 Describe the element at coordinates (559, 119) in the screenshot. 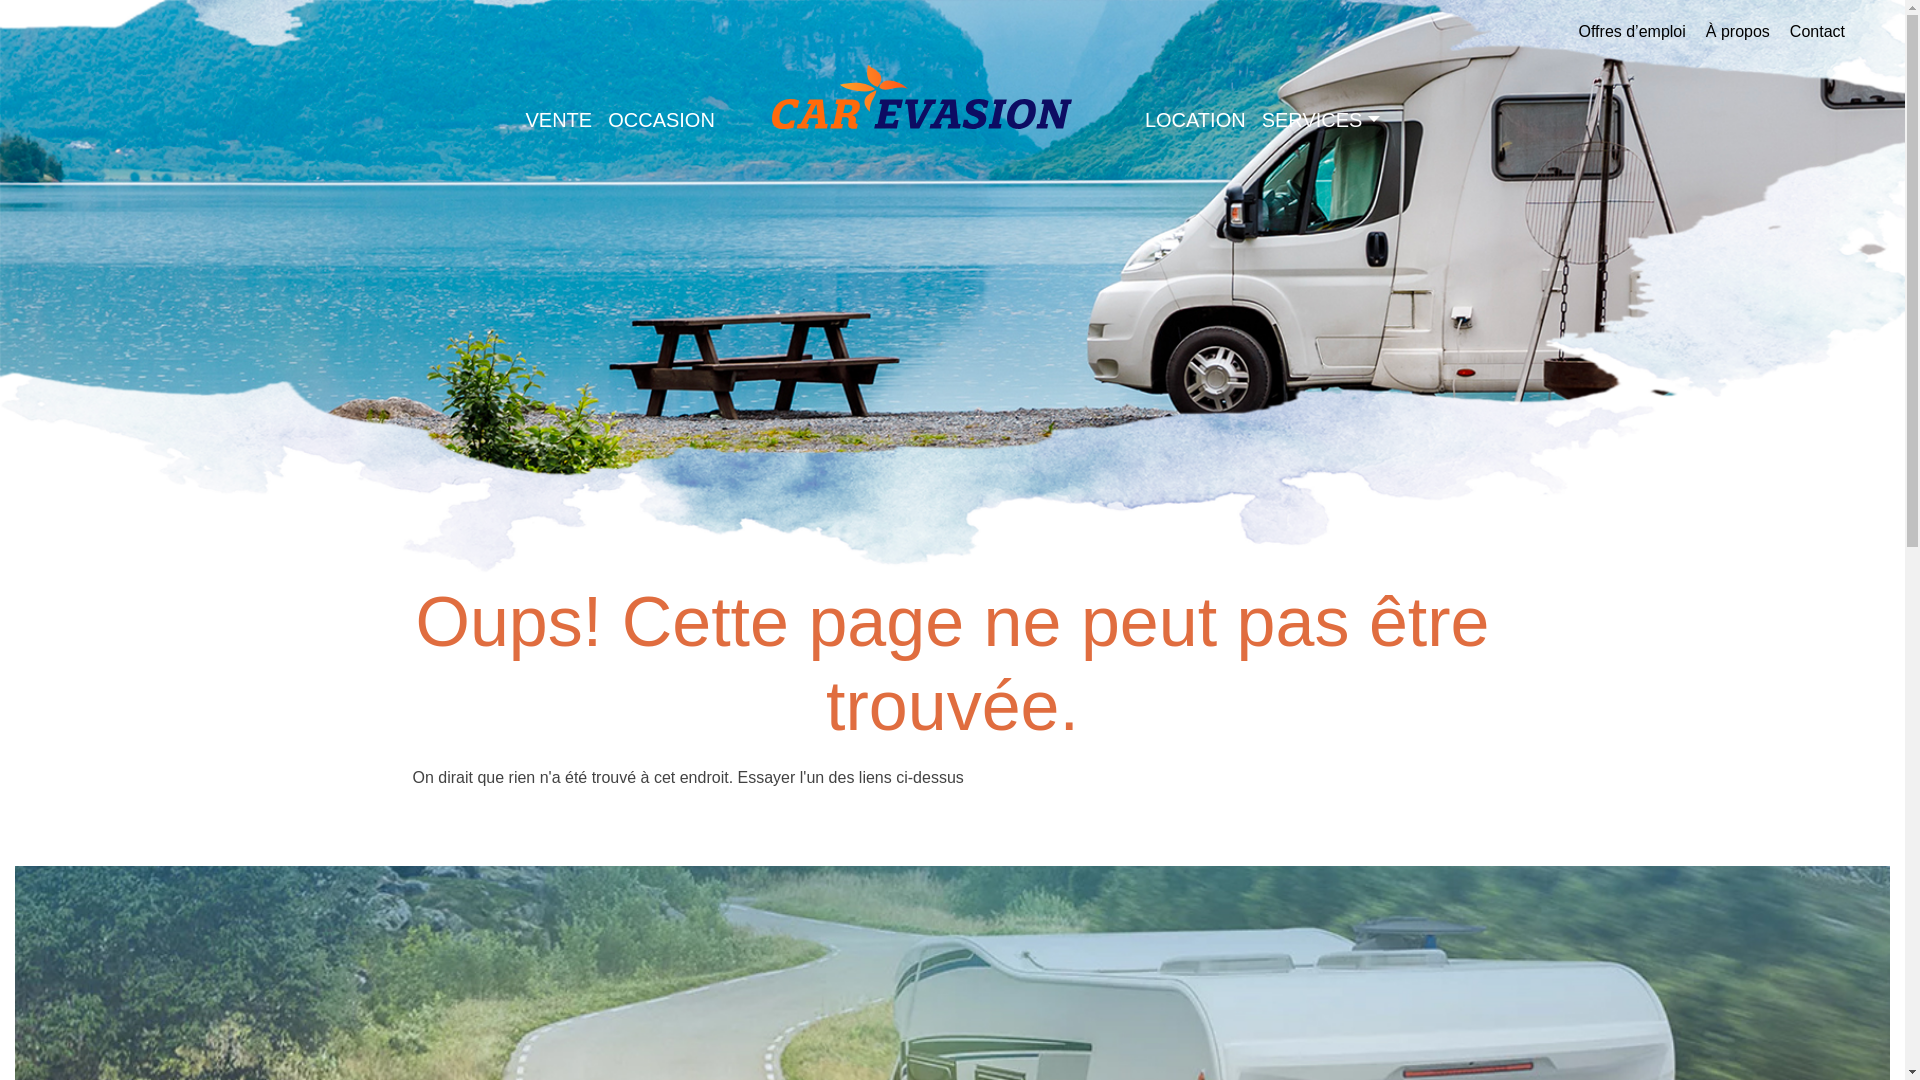

I see `'VENTE'` at that location.